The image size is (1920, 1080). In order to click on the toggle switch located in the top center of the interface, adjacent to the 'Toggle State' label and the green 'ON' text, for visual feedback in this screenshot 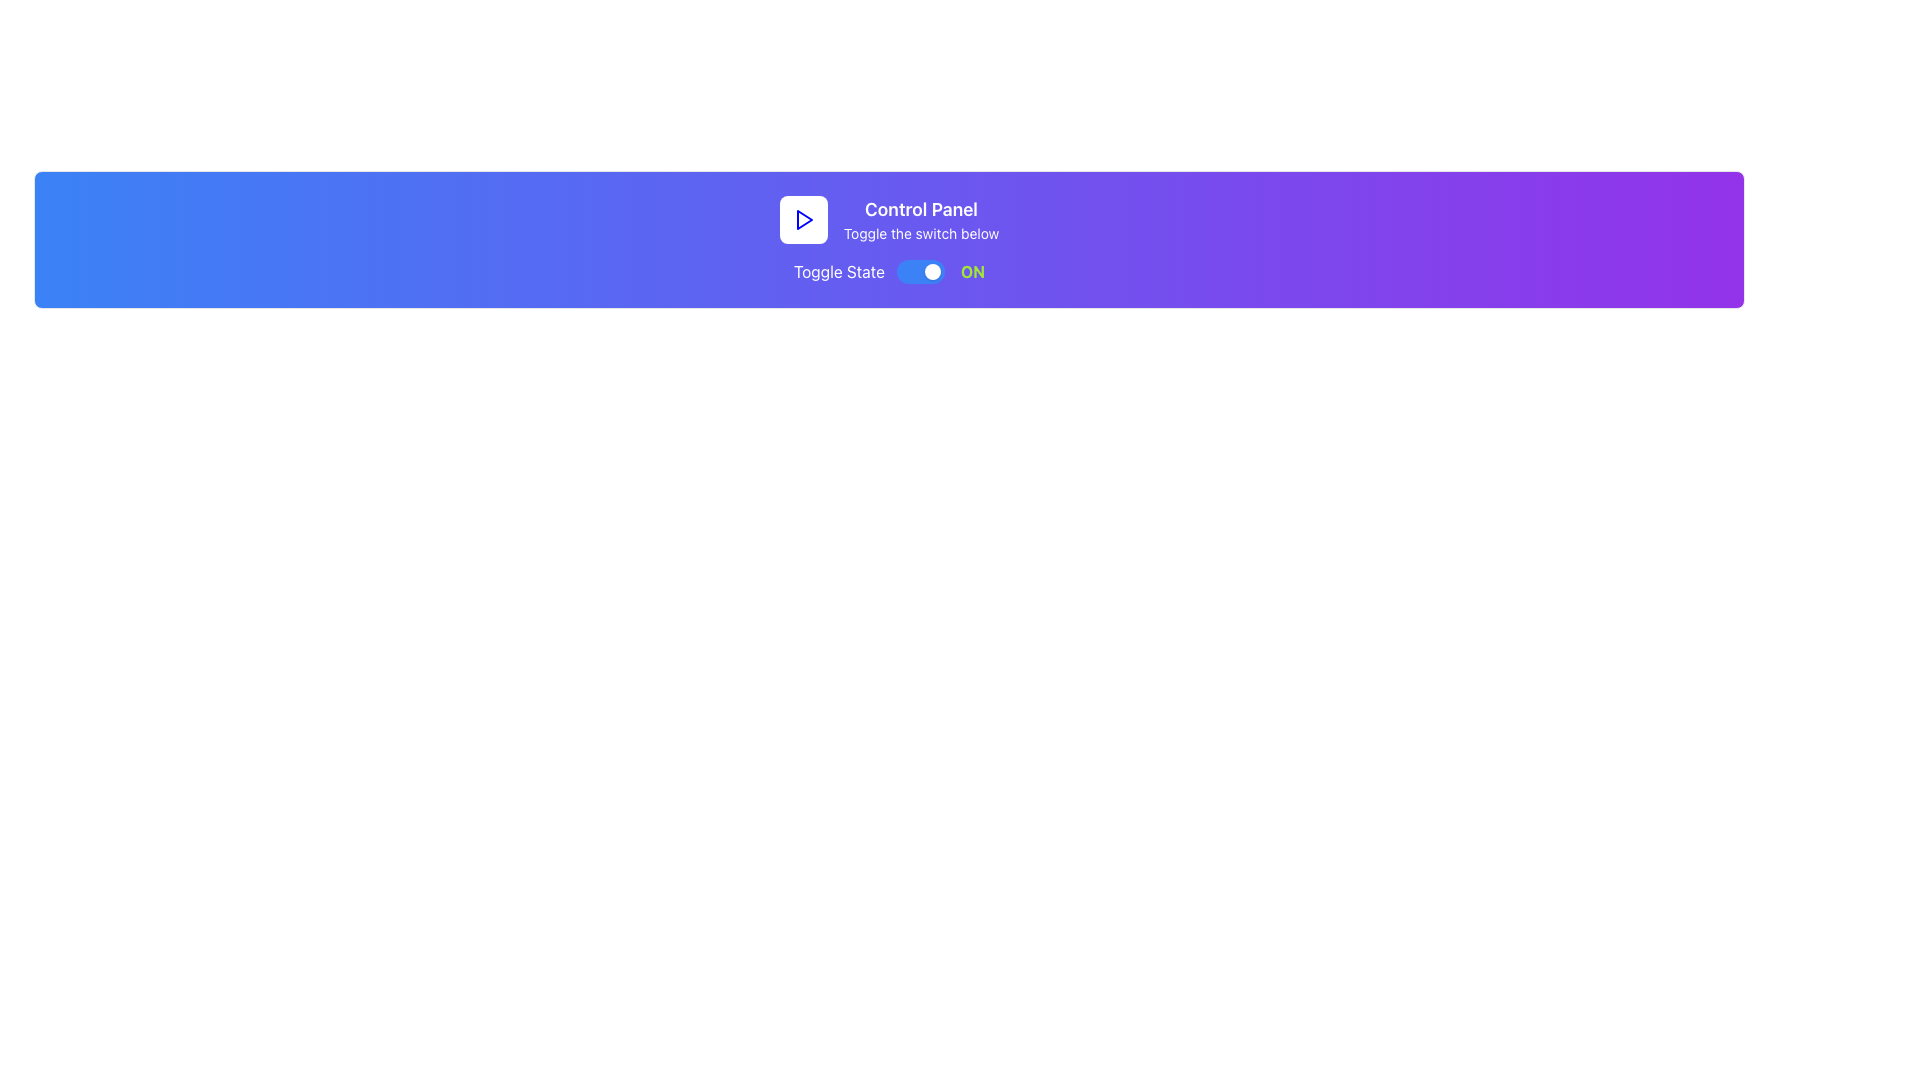, I will do `click(920, 272)`.